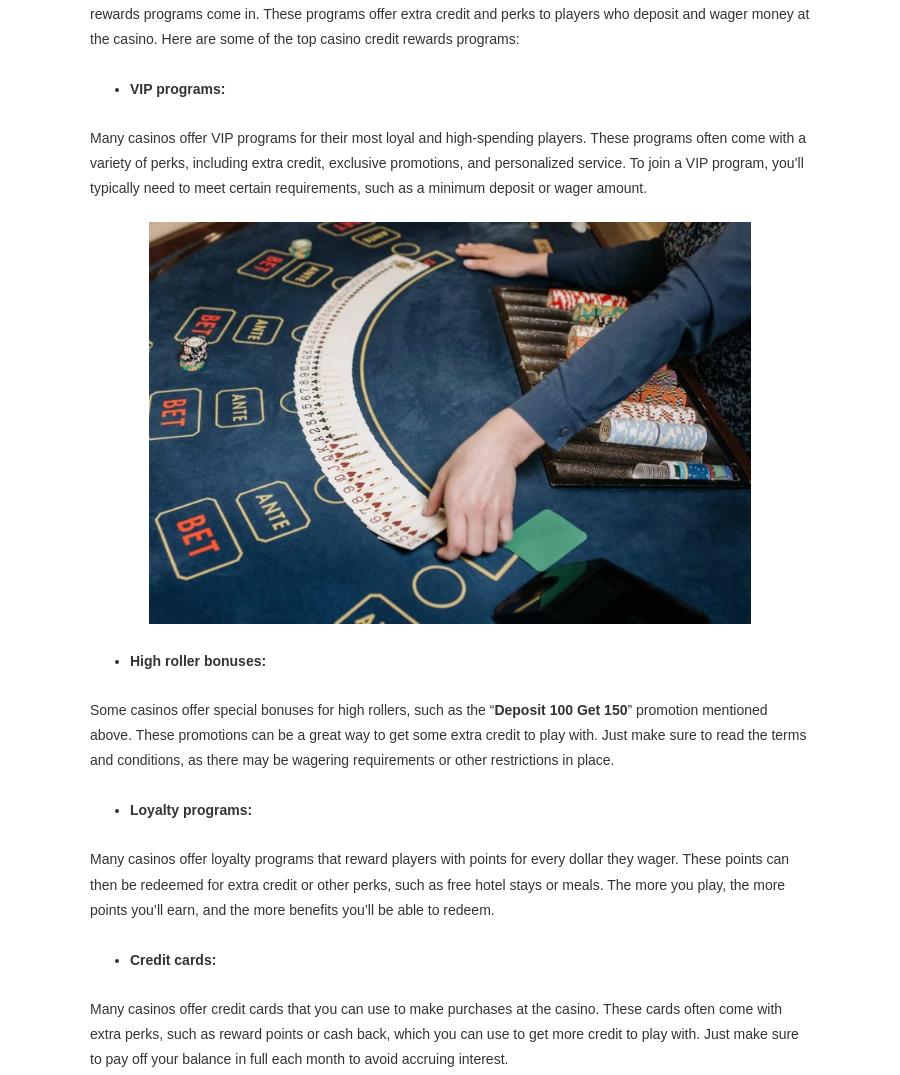  What do you see at coordinates (172, 959) in the screenshot?
I see `'Credit cards:'` at bounding box center [172, 959].